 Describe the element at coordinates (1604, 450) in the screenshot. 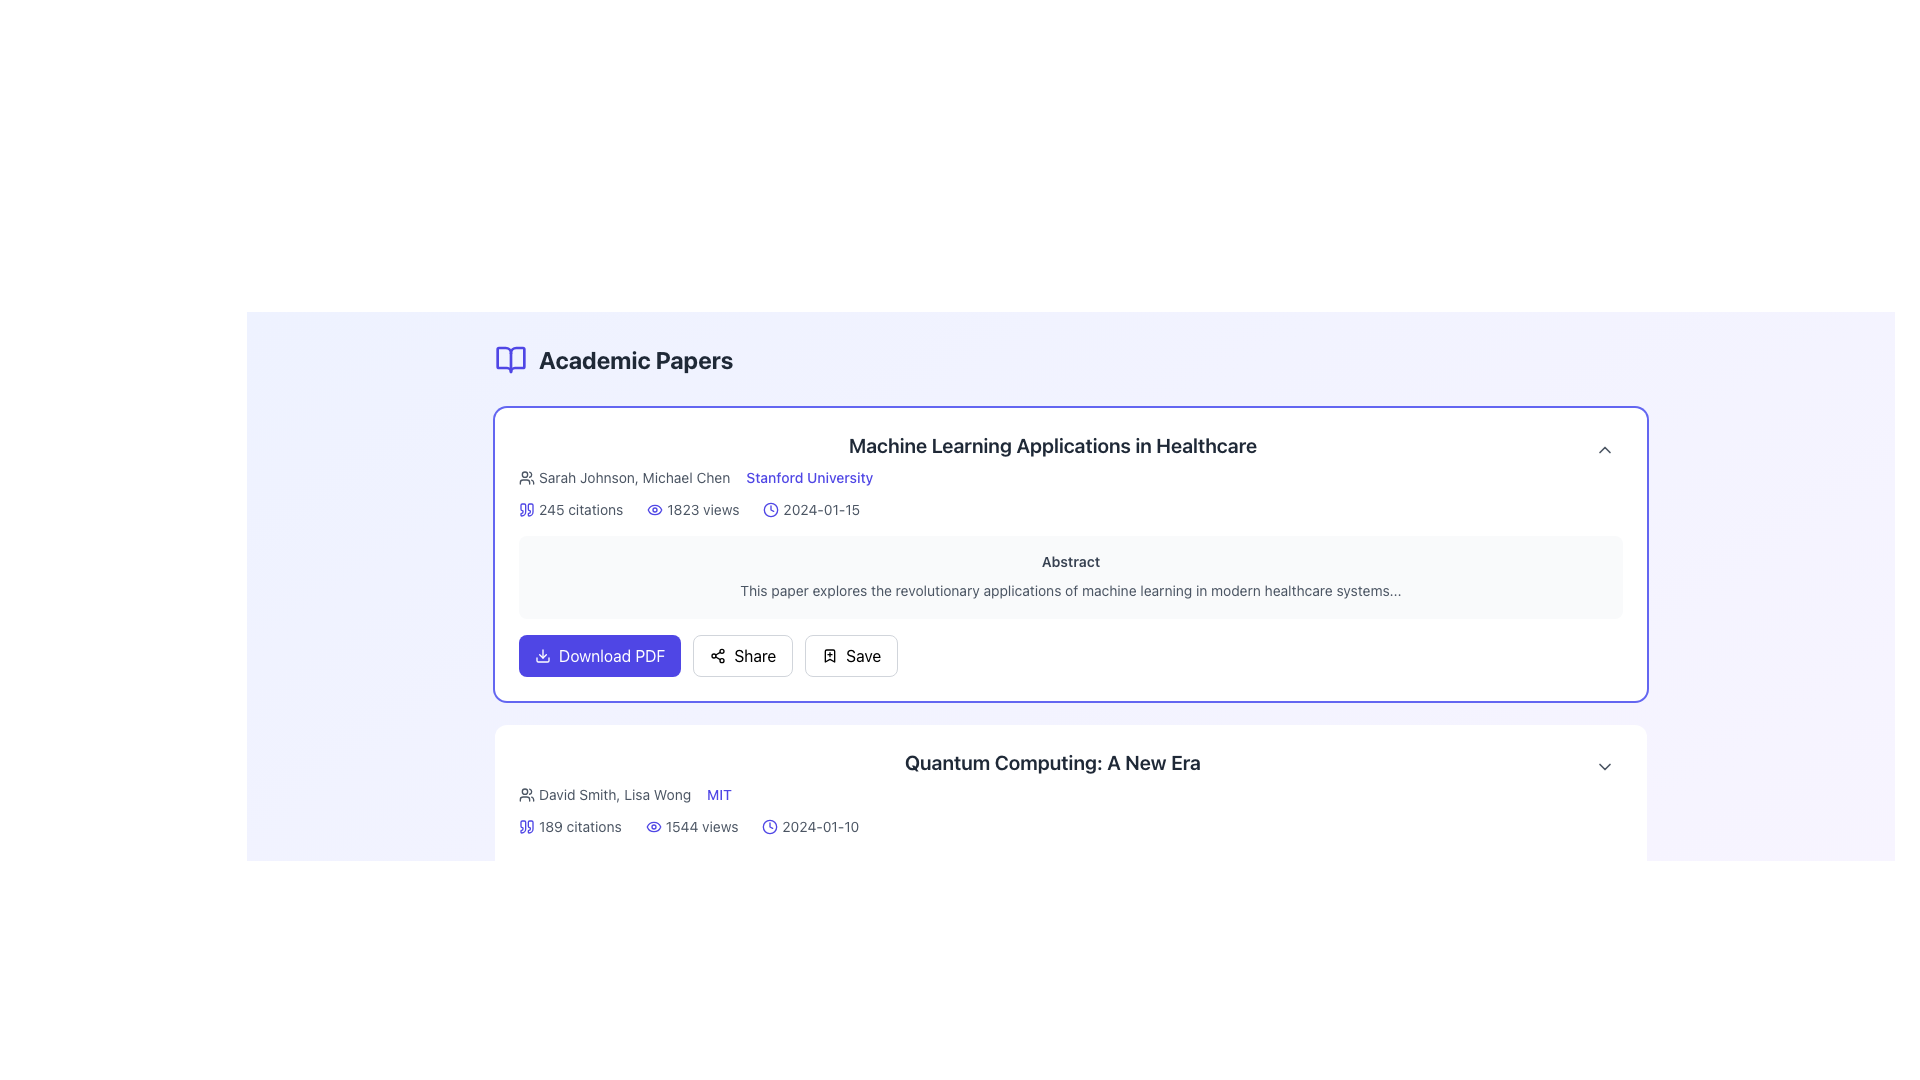

I see `the small upward-facing chevron icon in the top-right corner of the 'Machine Learning Applications in Healthcare' card` at that location.